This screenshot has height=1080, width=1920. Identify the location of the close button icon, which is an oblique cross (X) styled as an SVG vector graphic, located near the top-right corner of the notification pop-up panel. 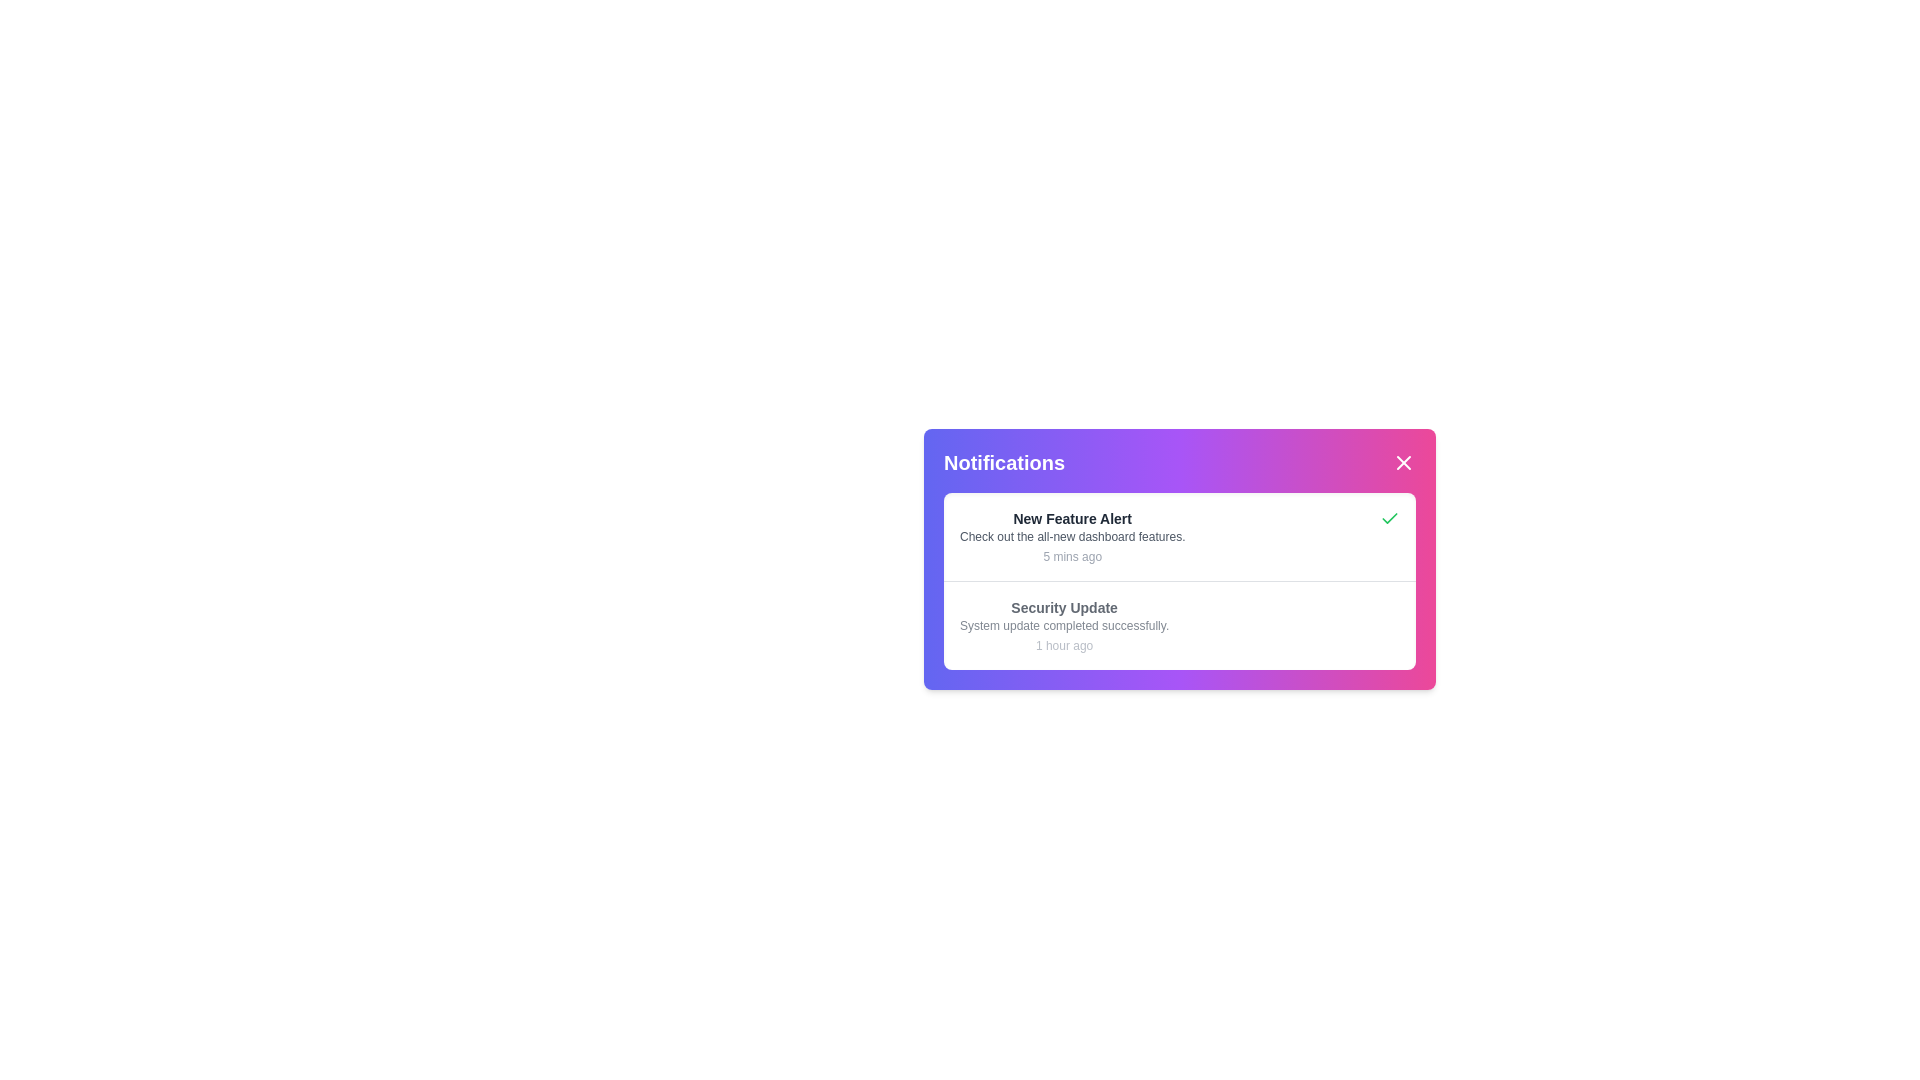
(1402, 462).